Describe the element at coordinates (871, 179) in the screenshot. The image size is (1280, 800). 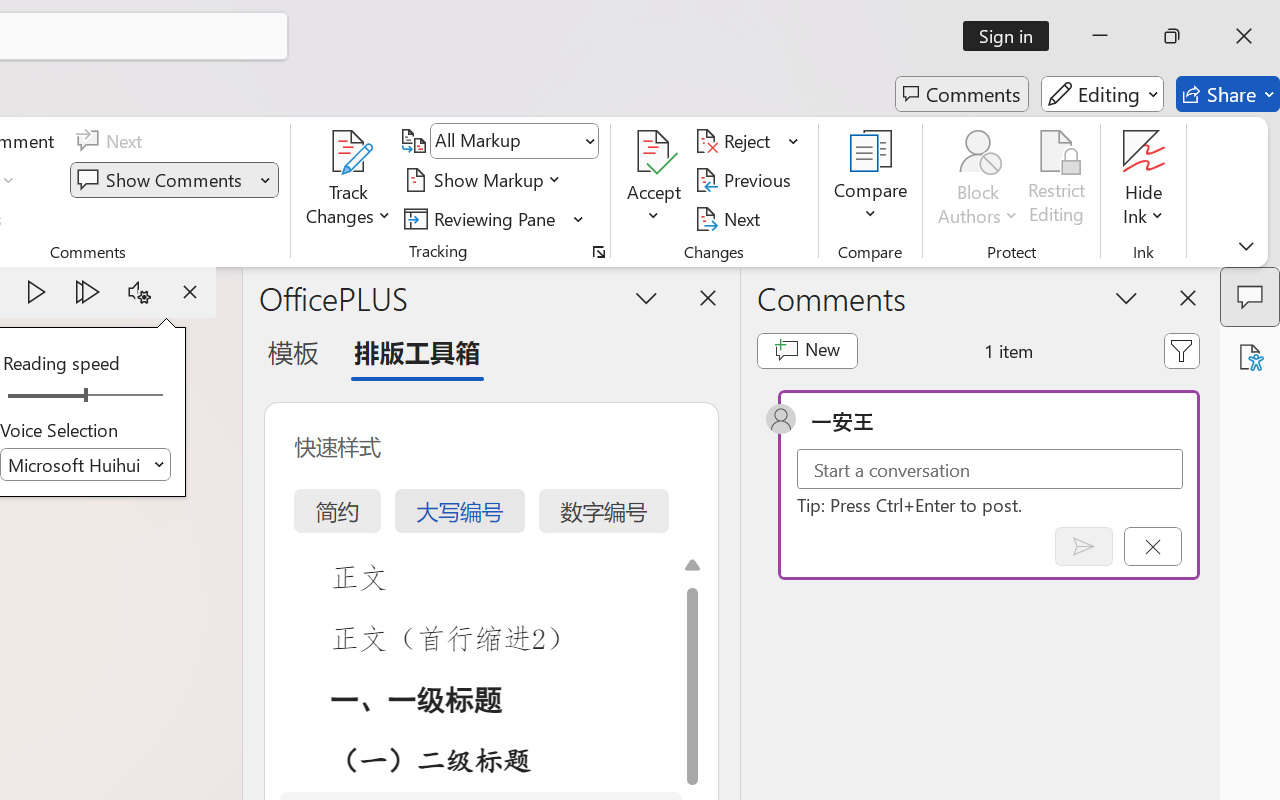
I see `'Compare'` at that location.